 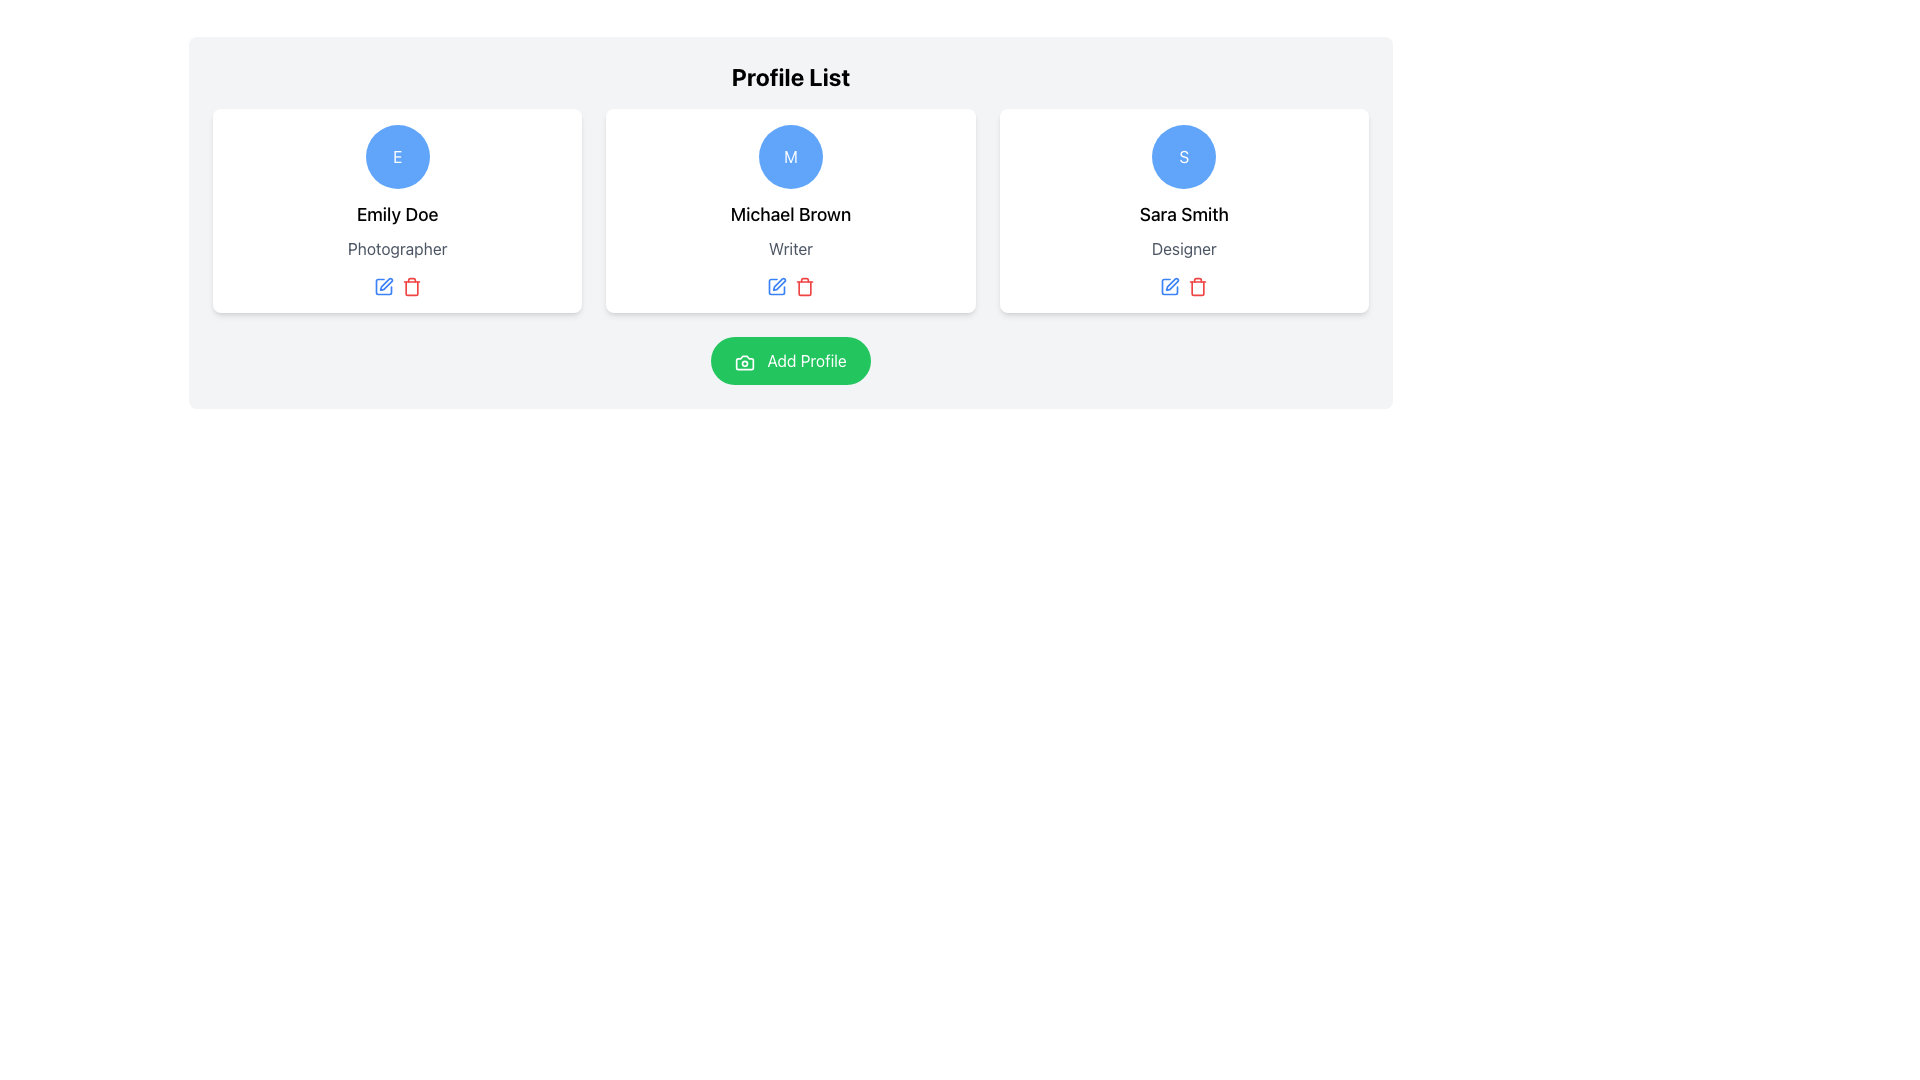 What do you see at coordinates (386, 284) in the screenshot?
I see `the edit icon button located at the bottom left of the profile card for 'Emily Doe'` at bounding box center [386, 284].